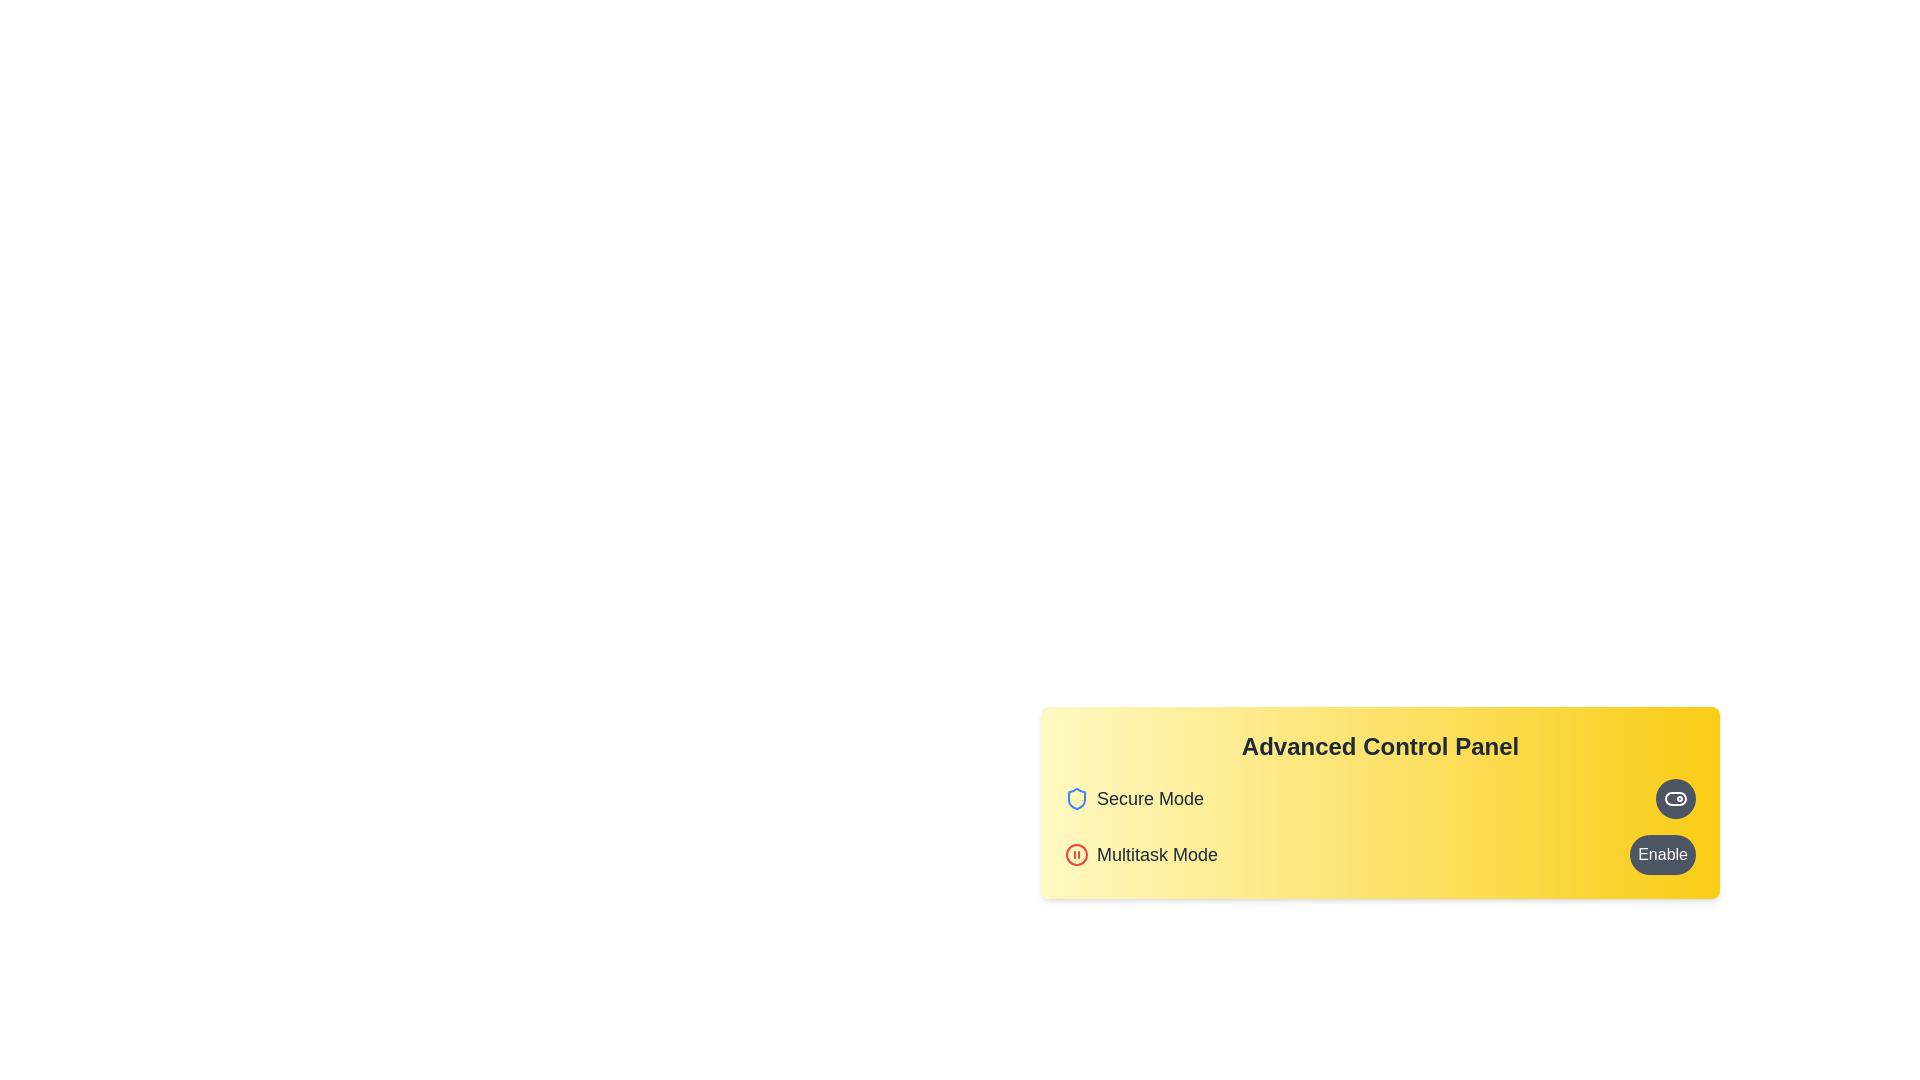 The image size is (1920, 1080). Describe the element at coordinates (1075, 797) in the screenshot. I see `the shield-shaped icon with a blue outline located next to the text 'Secure Mode'` at that location.